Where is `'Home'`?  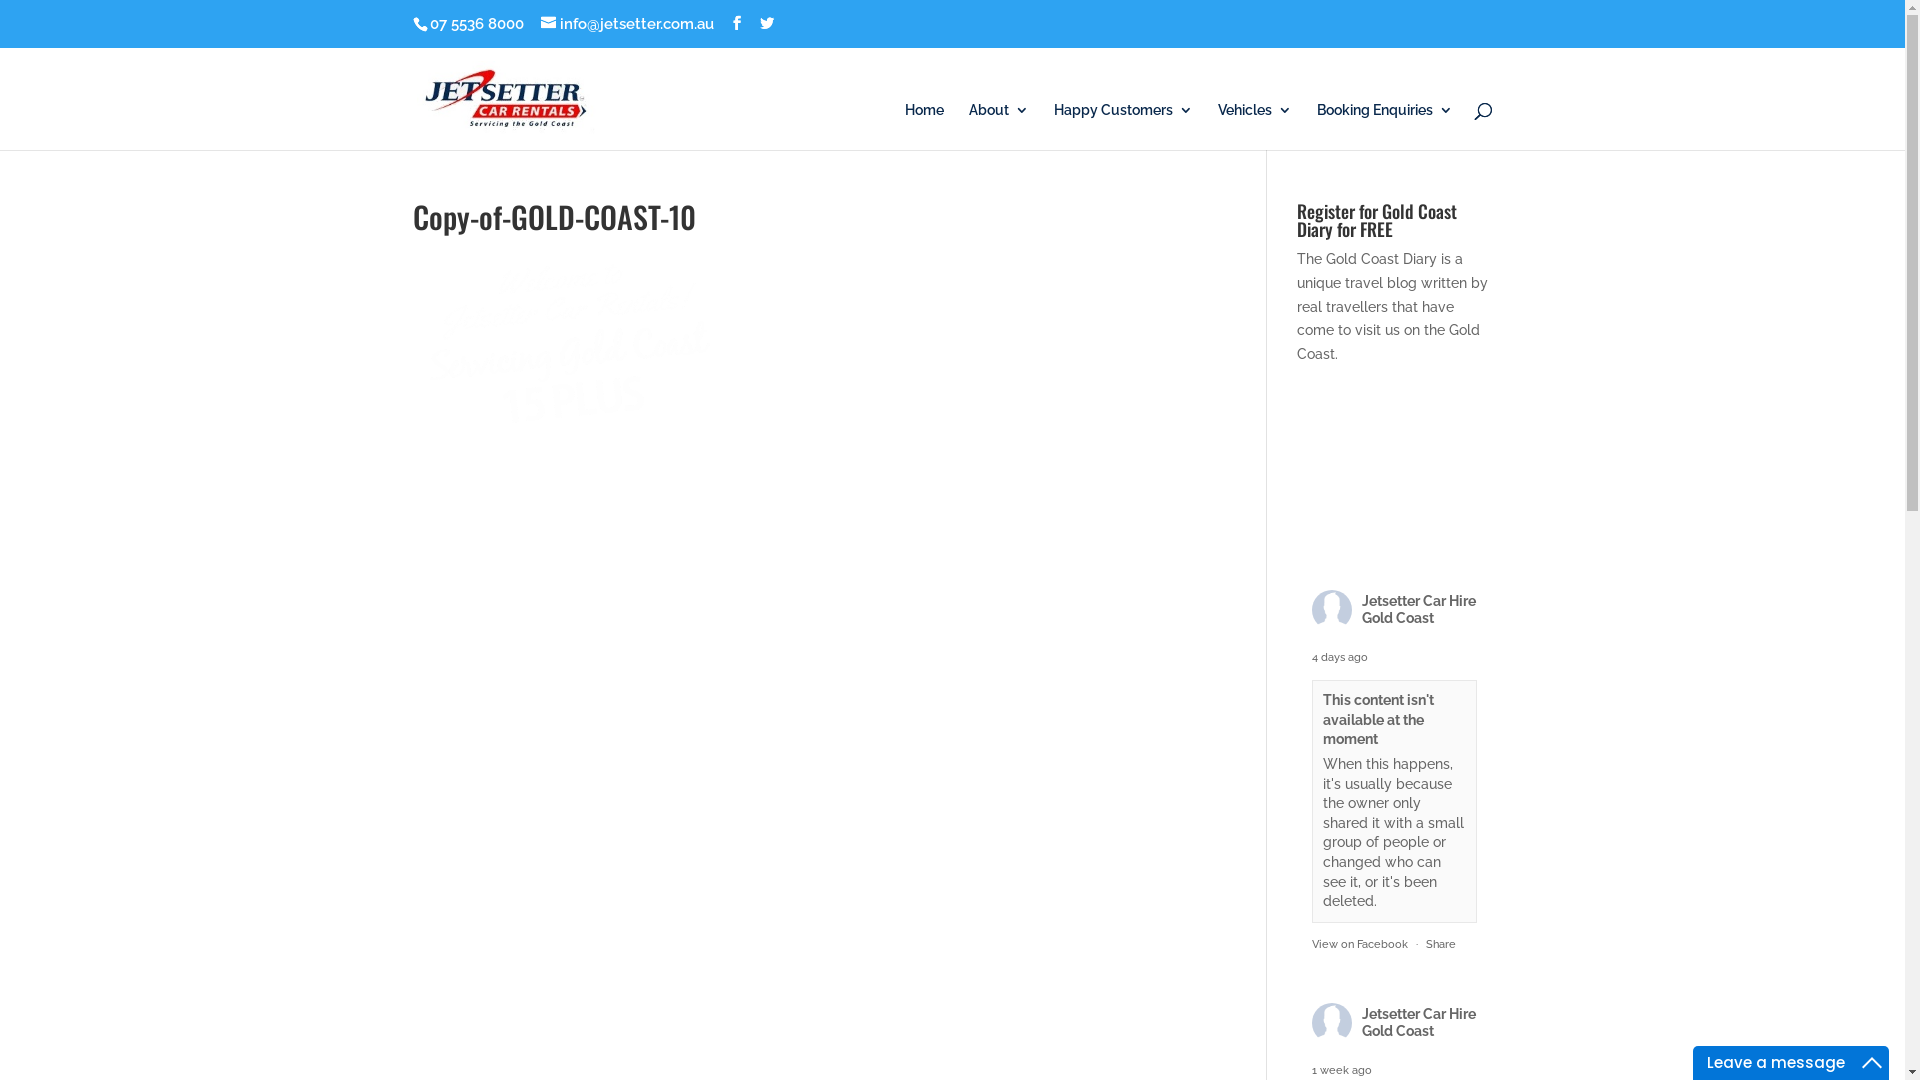
'Home' is located at coordinates (902, 125).